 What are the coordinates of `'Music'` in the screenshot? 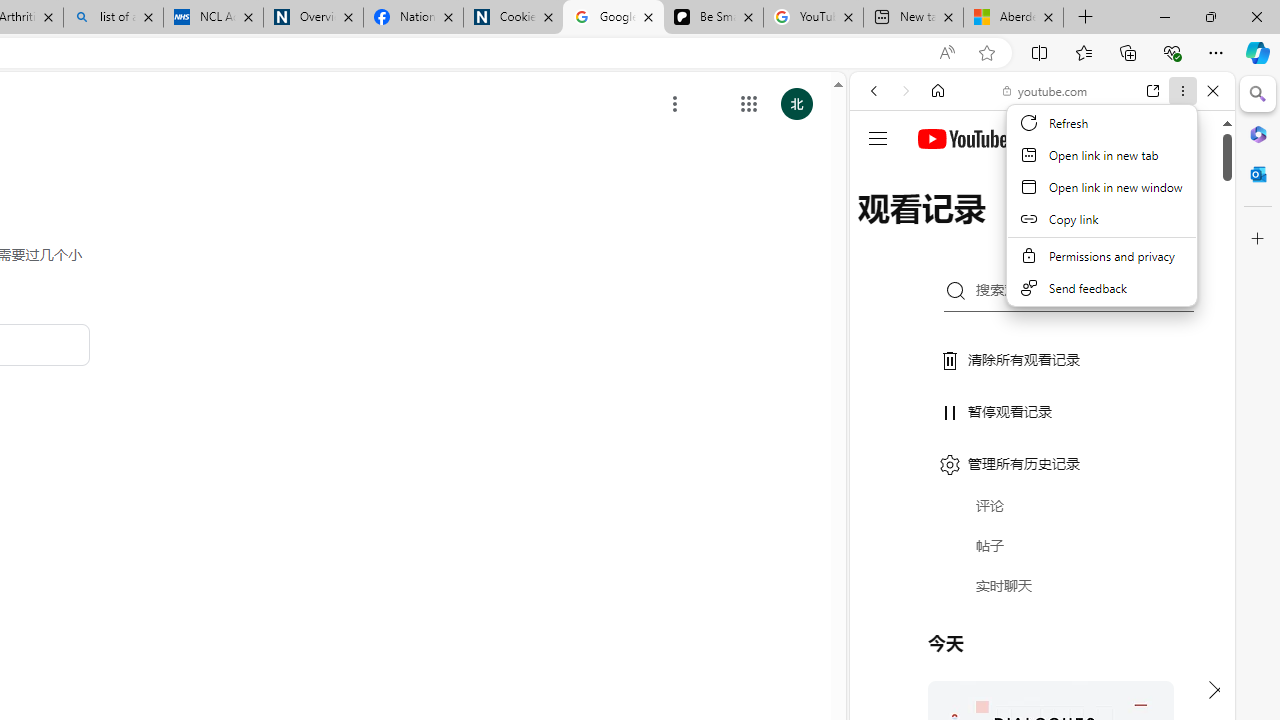 It's located at (1041, 544).